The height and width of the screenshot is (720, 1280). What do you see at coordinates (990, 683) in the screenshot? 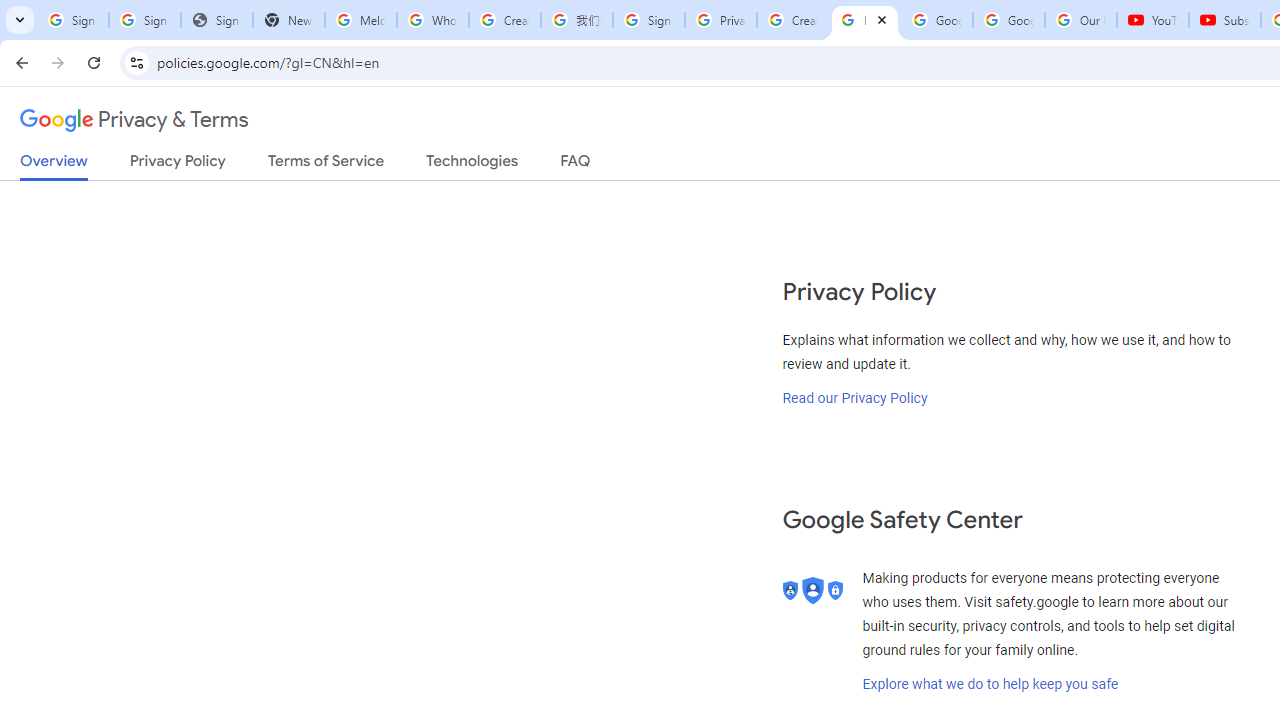
I see `'Explore what we do to help keep you safe'` at bounding box center [990, 683].